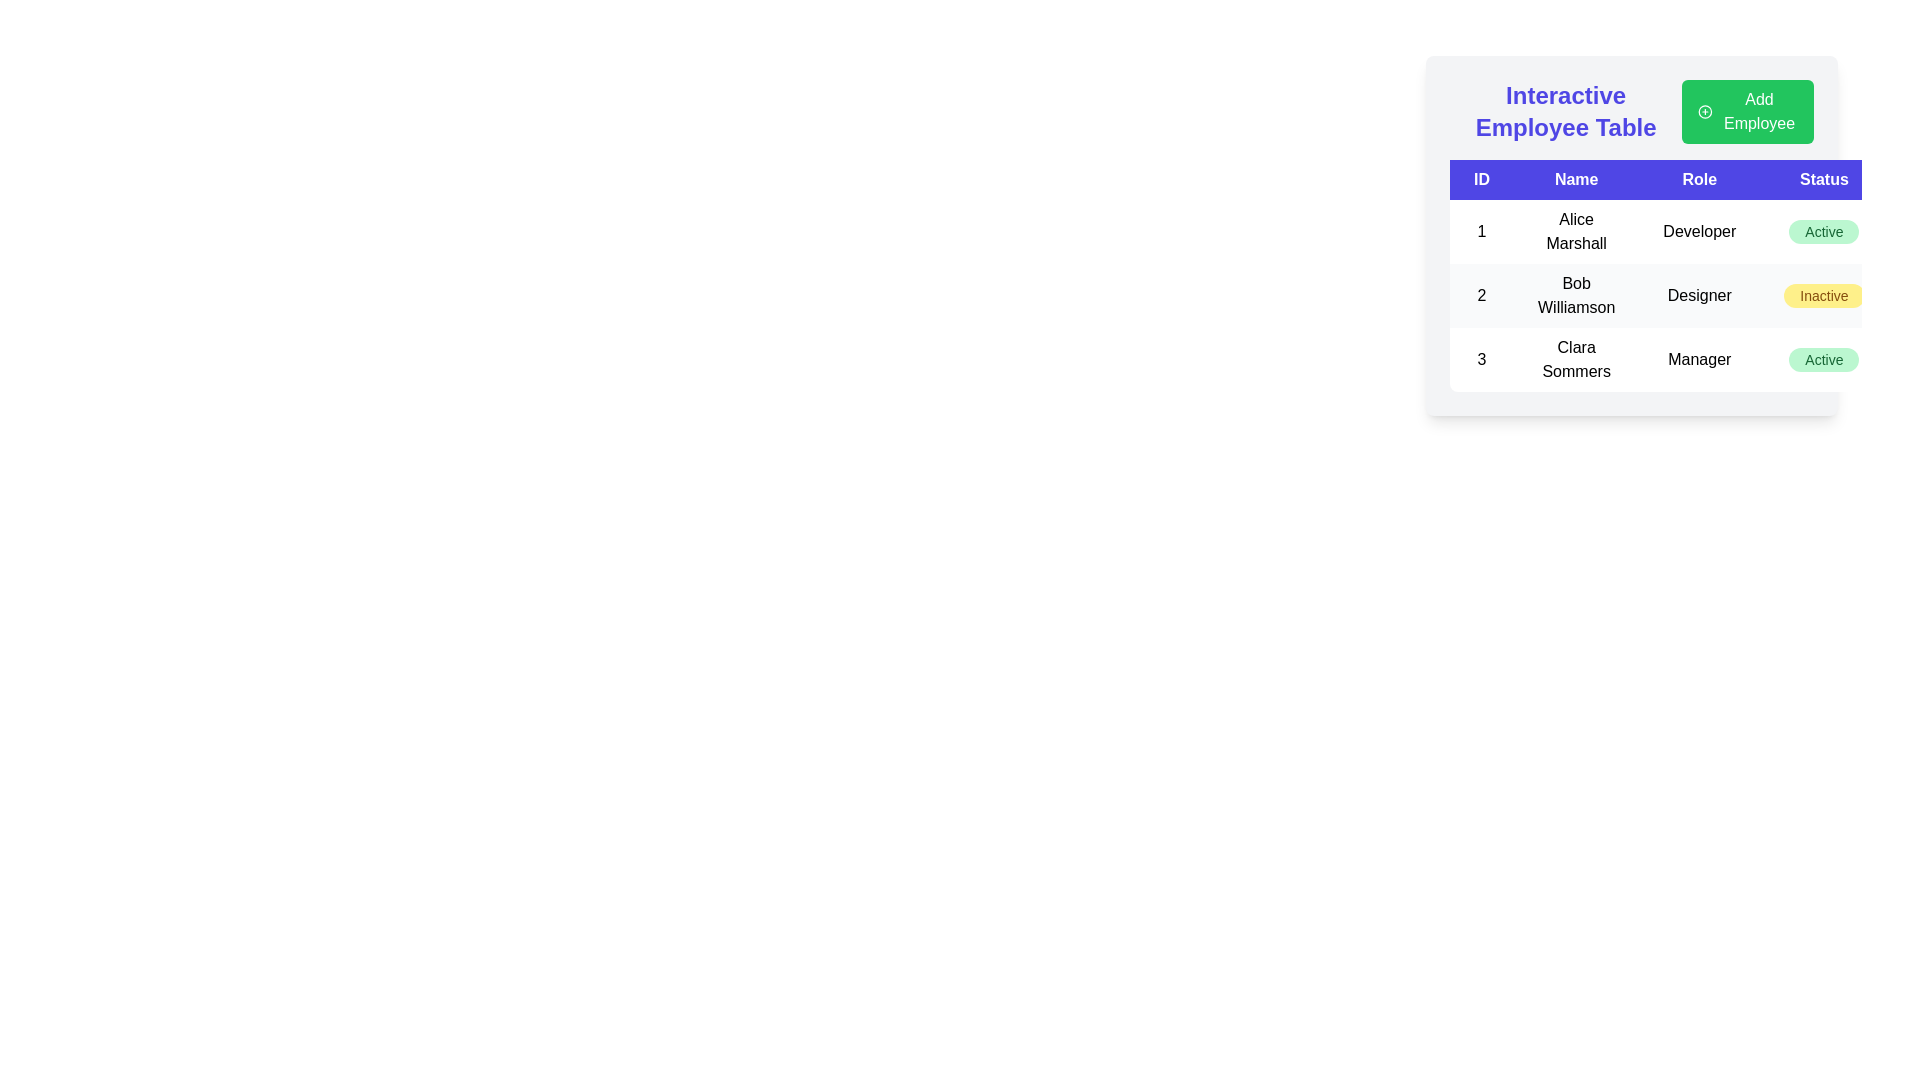 Image resolution: width=1920 pixels, height=1080 pixels. What do you see at coordinates (1824, 230) in the screenshot?
I see `the 'Active' status label in the Status column of the first row in the table, which is aligned with 'Alice Marshall' and 'Developer'` at bounding box center [1824, 230].